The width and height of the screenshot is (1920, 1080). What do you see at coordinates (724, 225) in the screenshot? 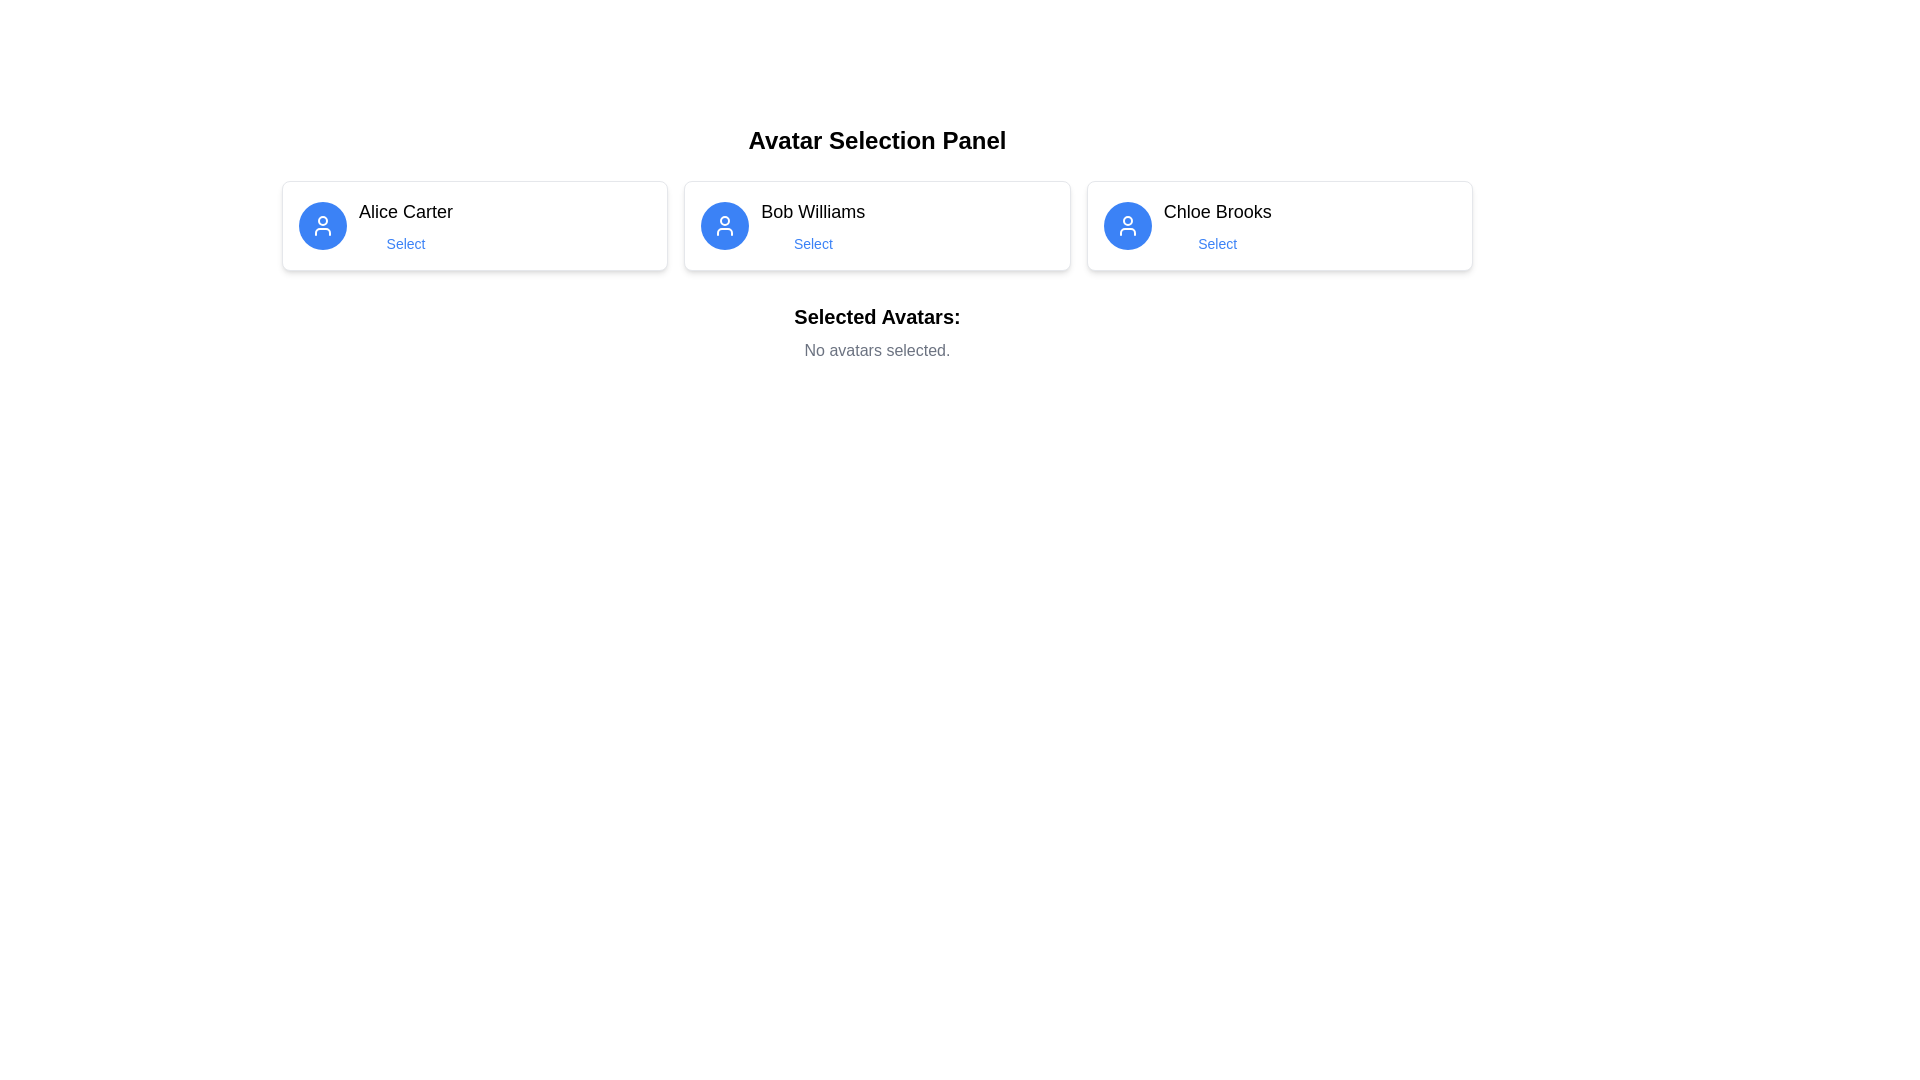
I see `the avatar selection button for 'Bob Williams', which is the second button from the left in the middle group of three avatar options` at bounding box center [724, 225].